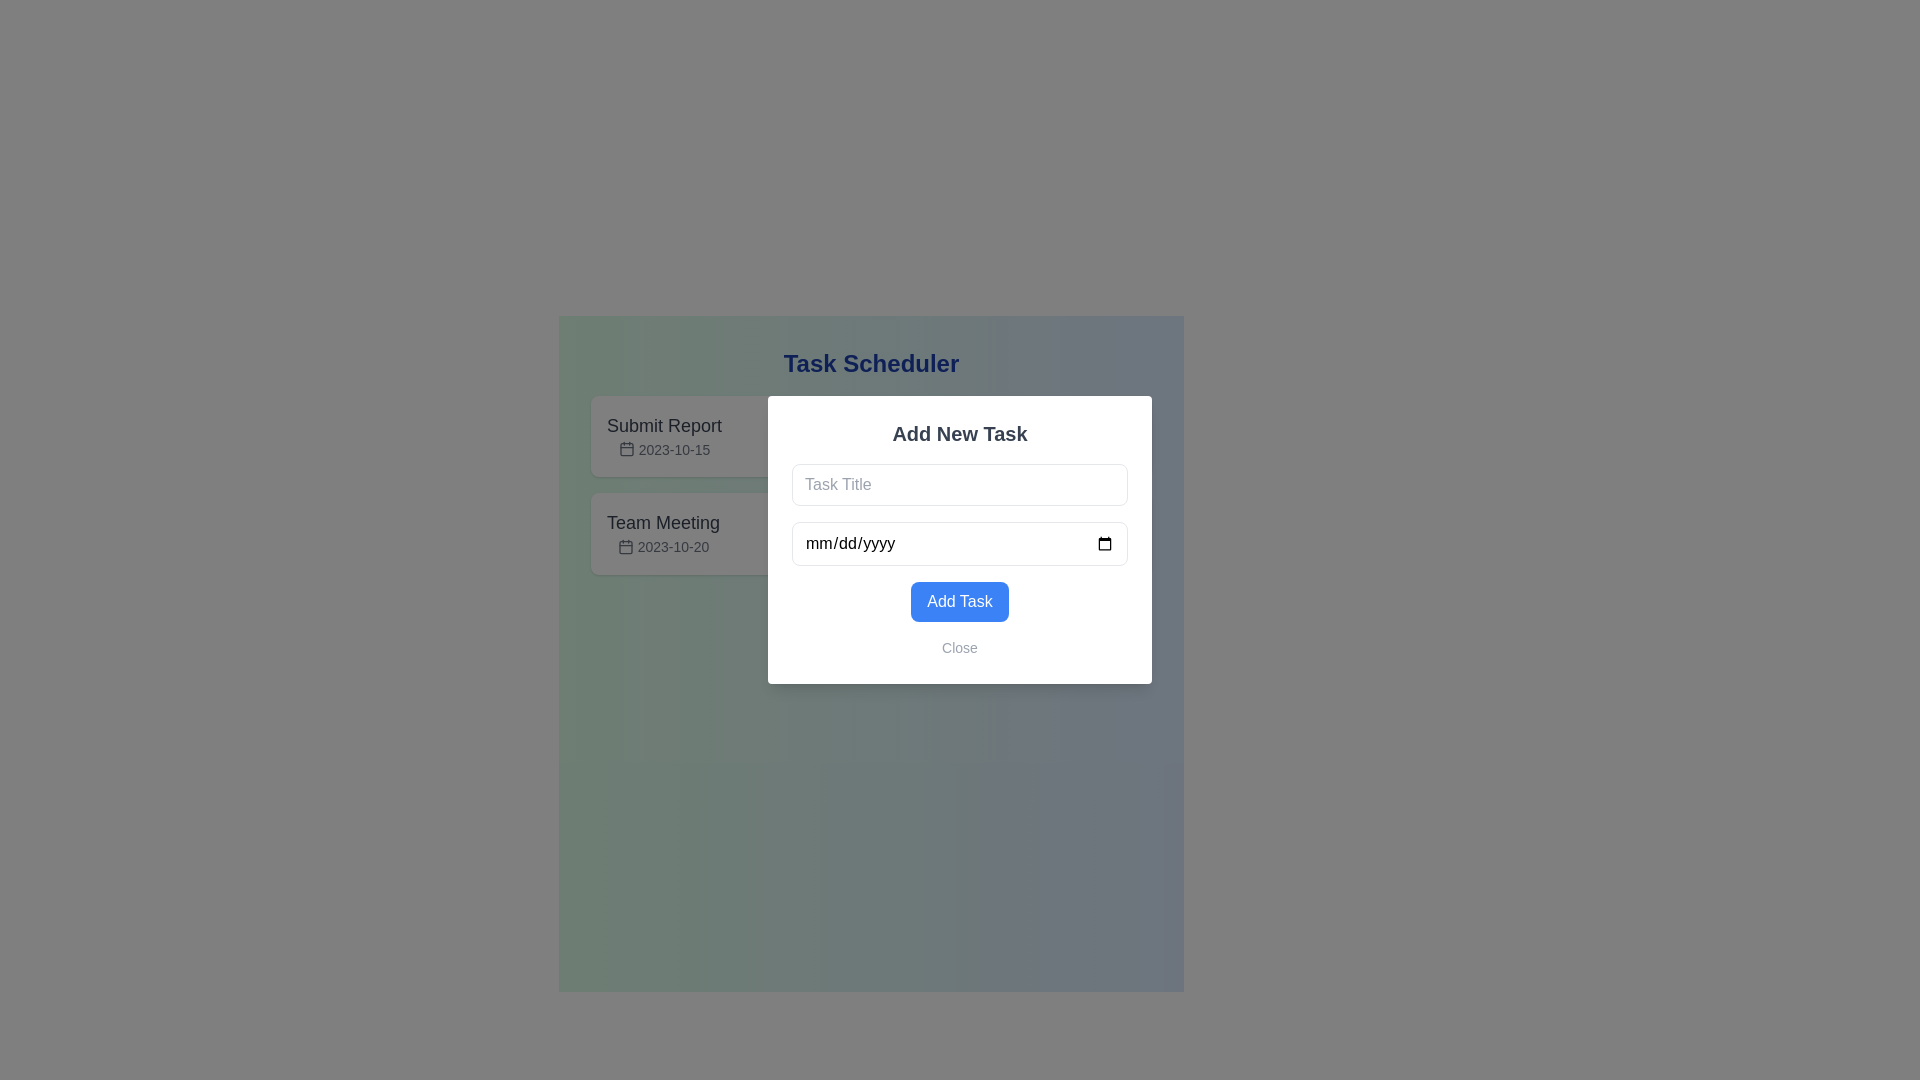 This screenshot has width=1920, height=1080. Describe the element at coordinates (625, 448) in the screenshot. I see `the small calendar icon located to the left of the text '2023-10-15' within the task labeled 'Submit Report'` at that location.